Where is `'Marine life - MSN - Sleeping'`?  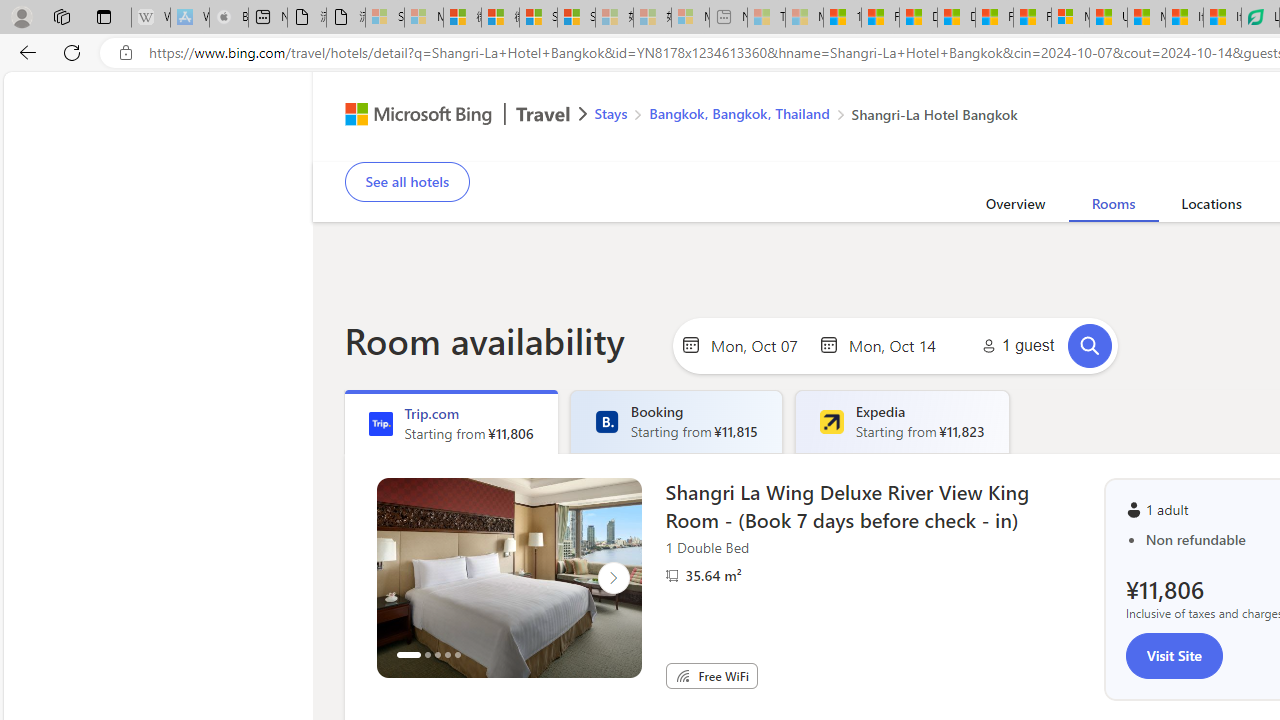
'Marine life - MSN - Sleeping' is located at coordinates (804, 17).